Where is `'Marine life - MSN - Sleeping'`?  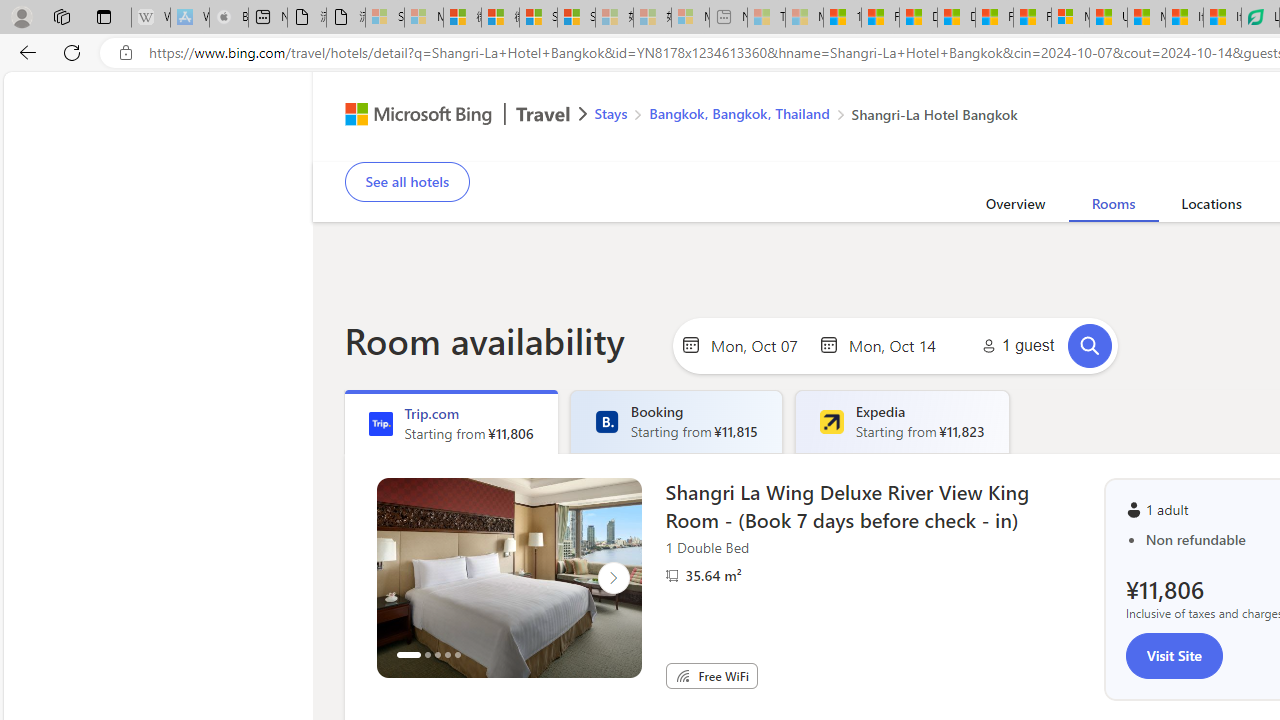
'Marine life - MSN - Sleeping' is located at coordinates (804, 17).